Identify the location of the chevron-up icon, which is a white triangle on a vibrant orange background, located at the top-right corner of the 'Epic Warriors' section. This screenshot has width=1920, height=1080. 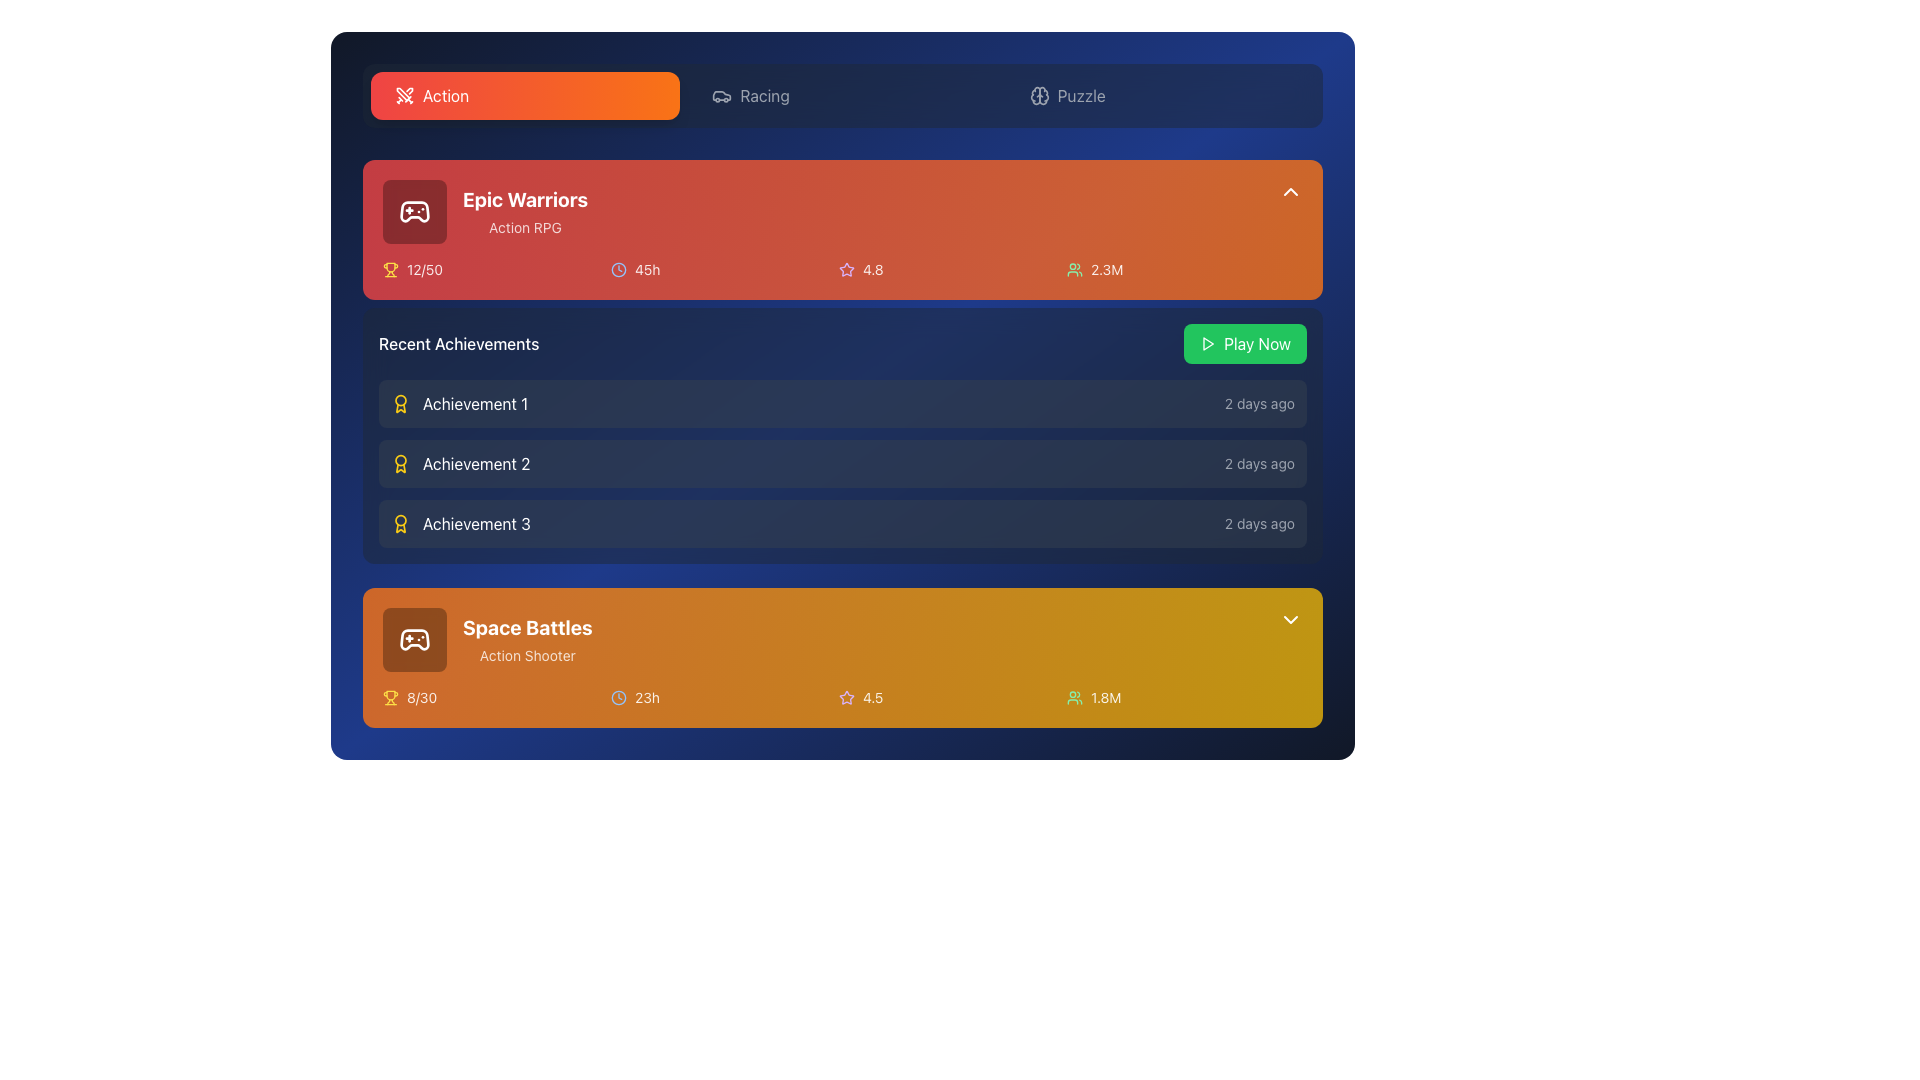
(1291, 192).